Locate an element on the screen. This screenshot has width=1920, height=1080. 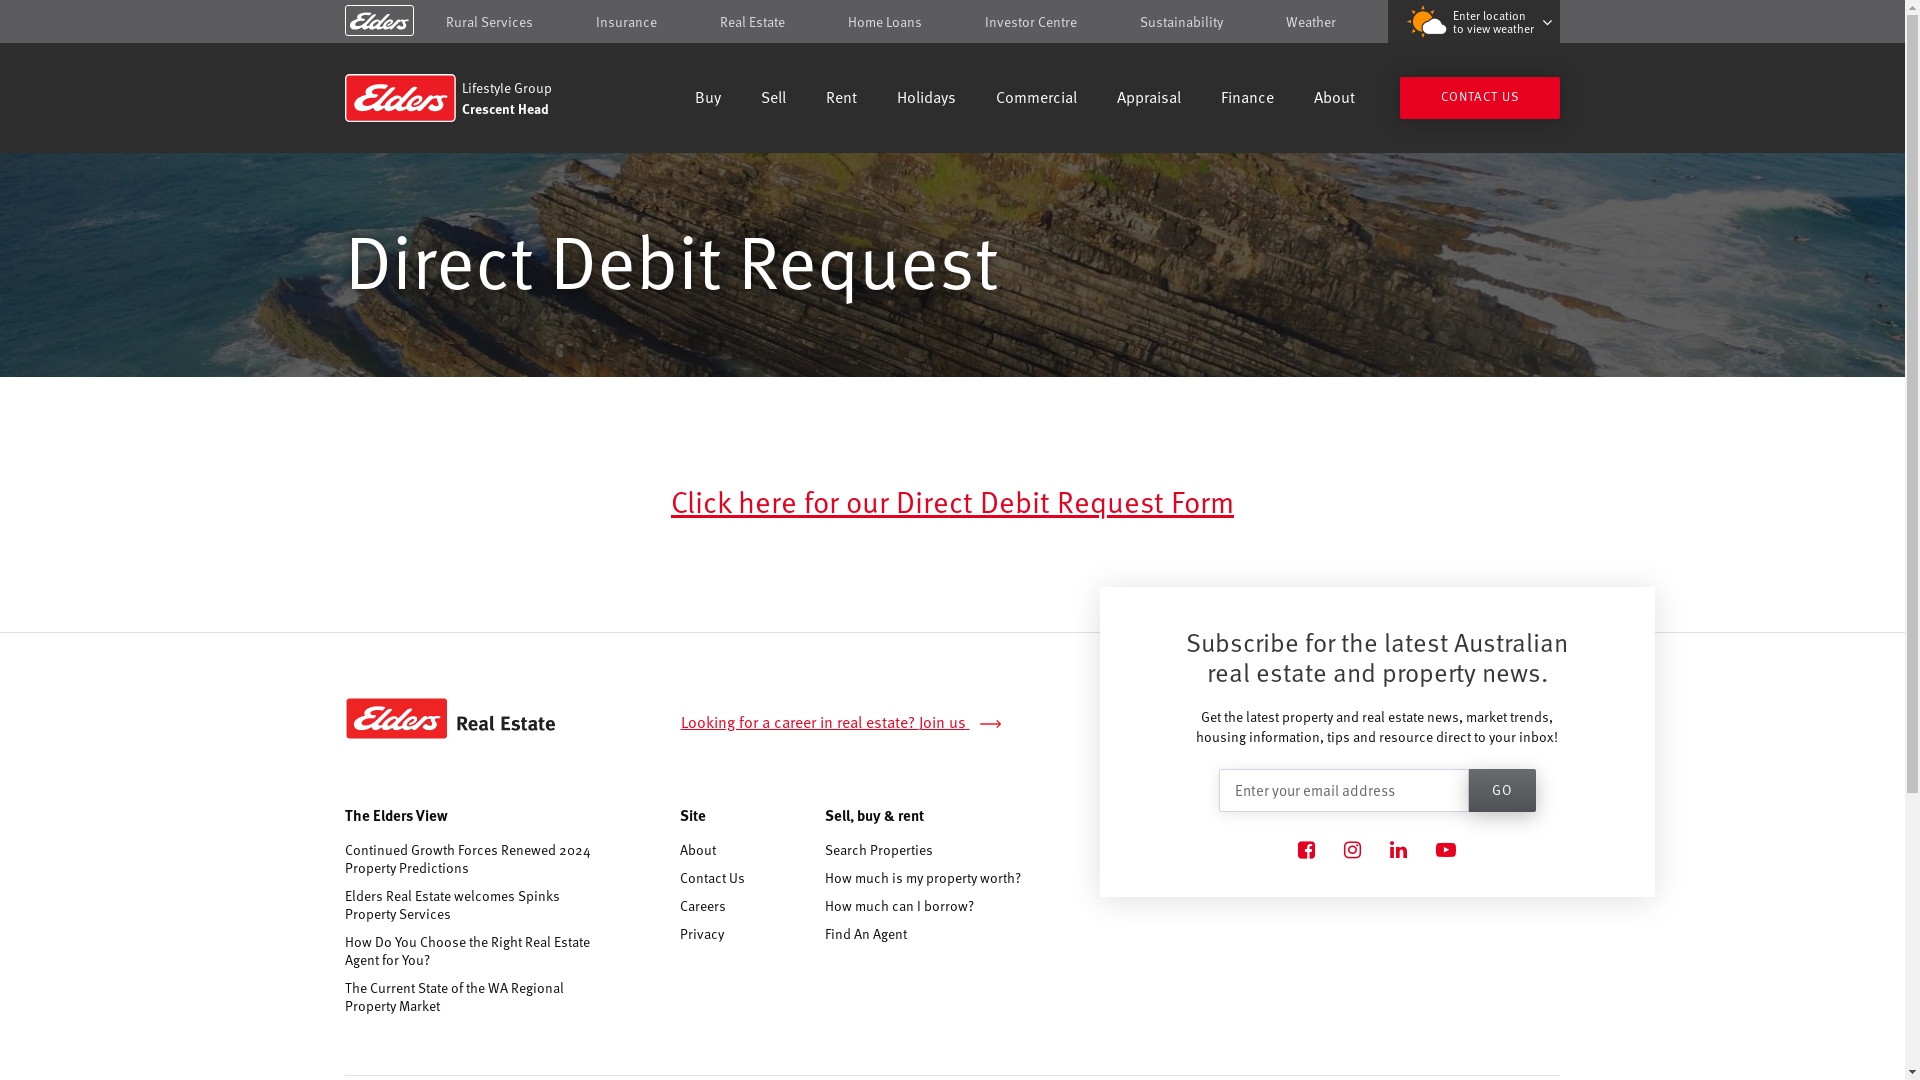
'How much can I borrow?' is located at coordinates (825, 905).